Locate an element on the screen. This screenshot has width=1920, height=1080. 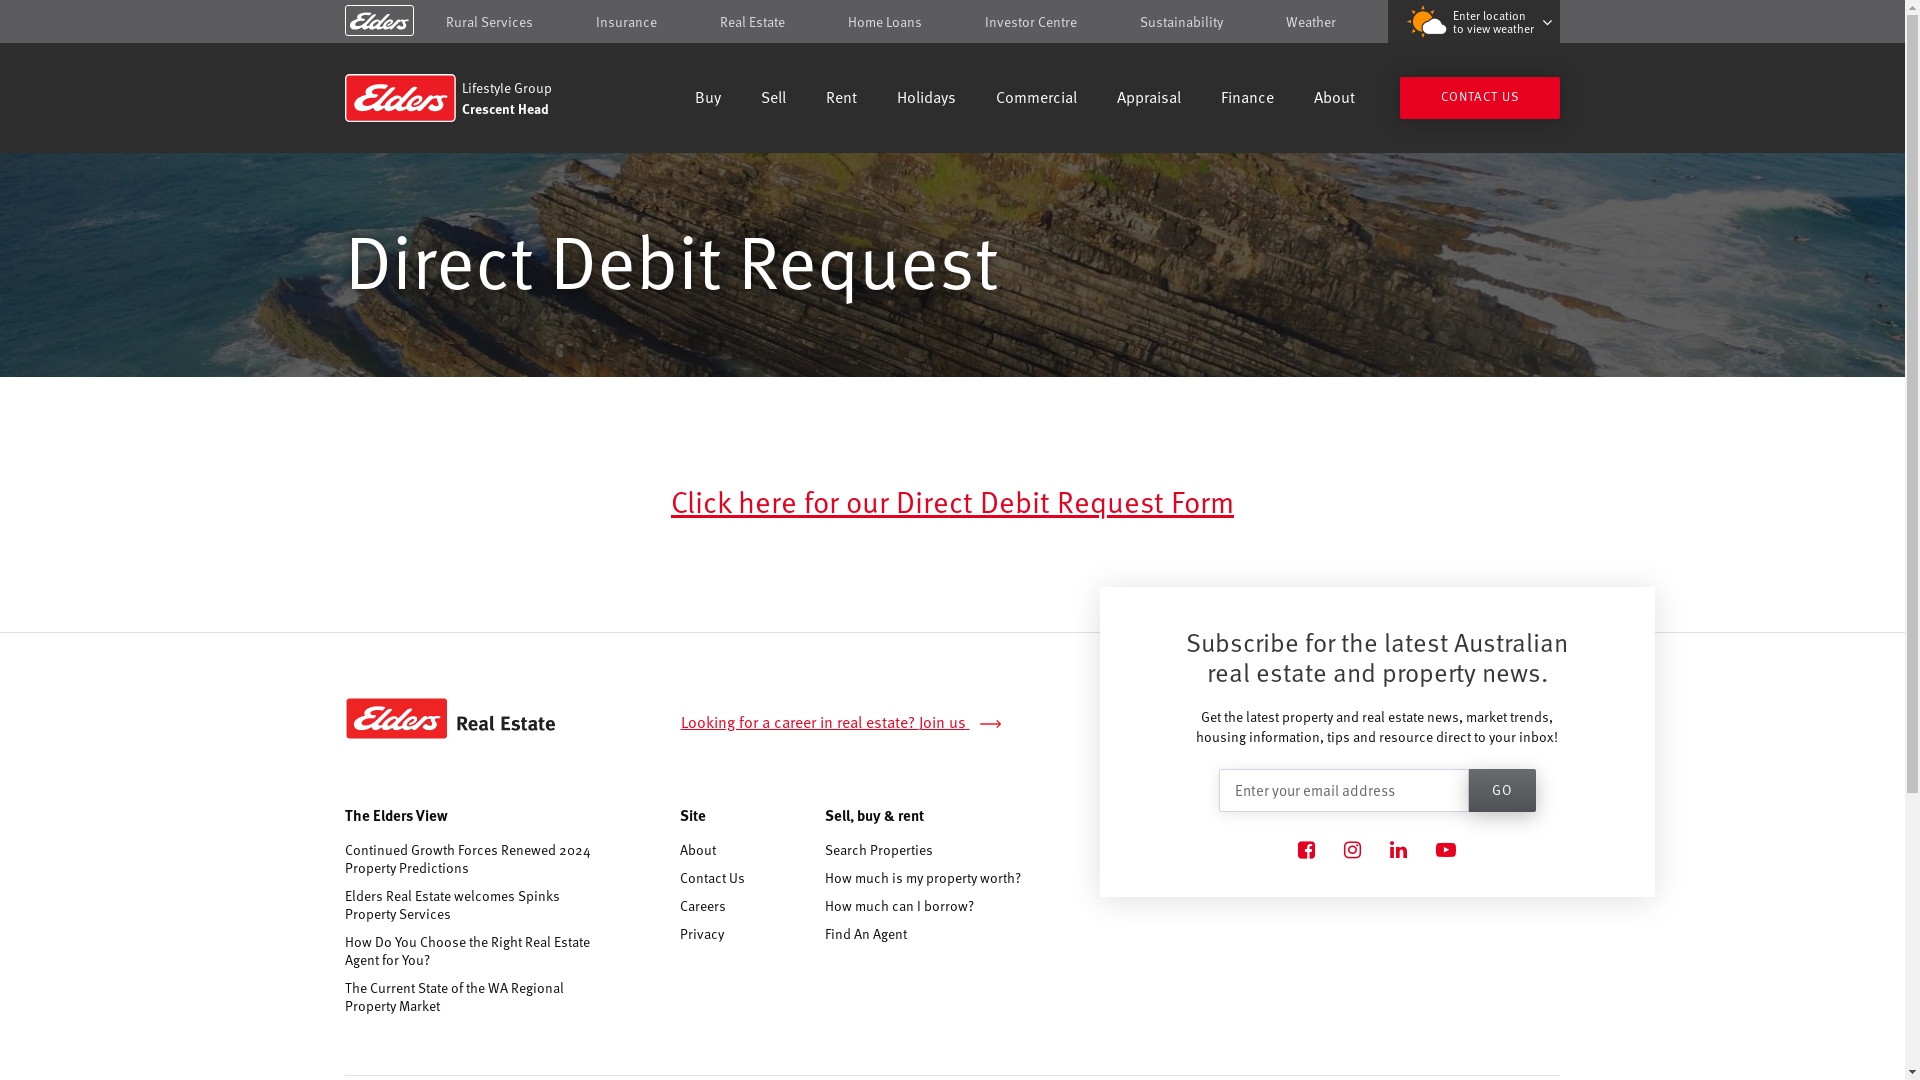
'How much can I borrow?' is located at coordinates (825, 905).